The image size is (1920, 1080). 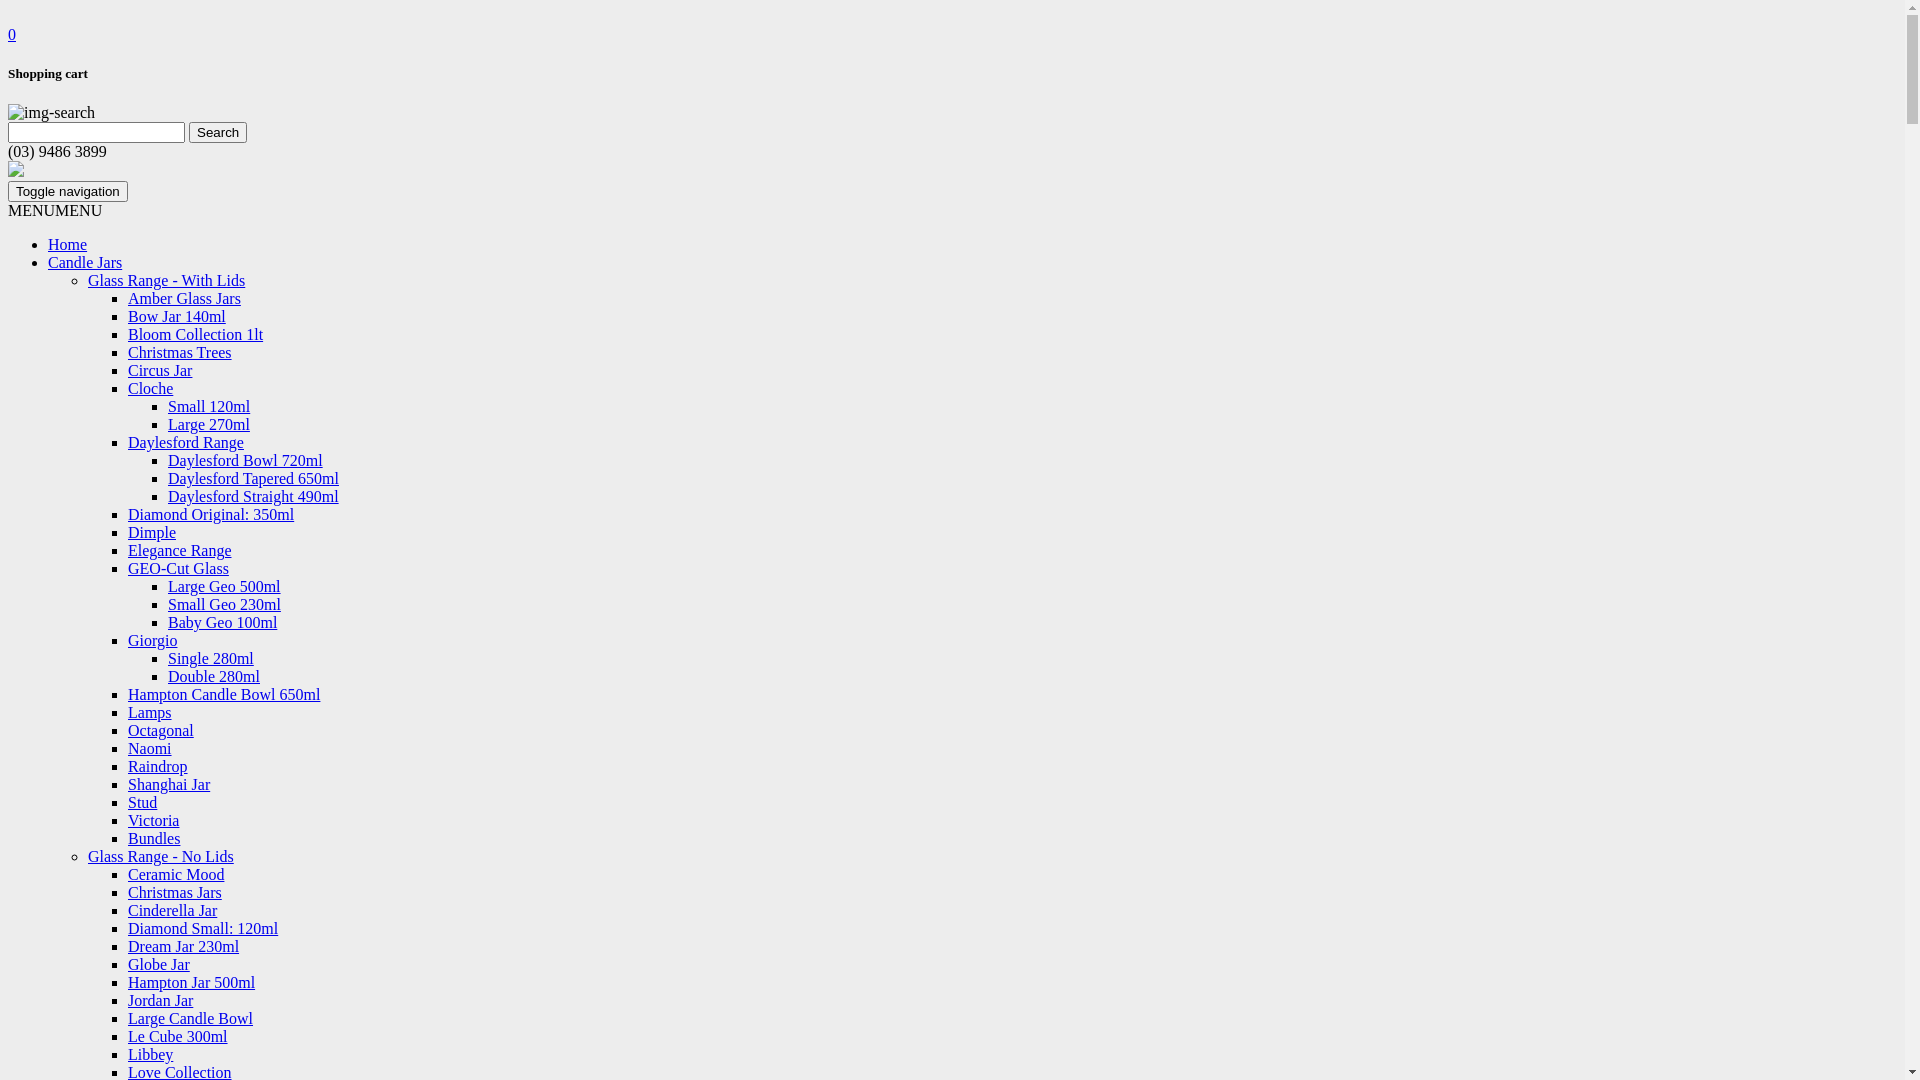 I want to click on 'Bloom Collection 1lt', so click(x=195, y=333).